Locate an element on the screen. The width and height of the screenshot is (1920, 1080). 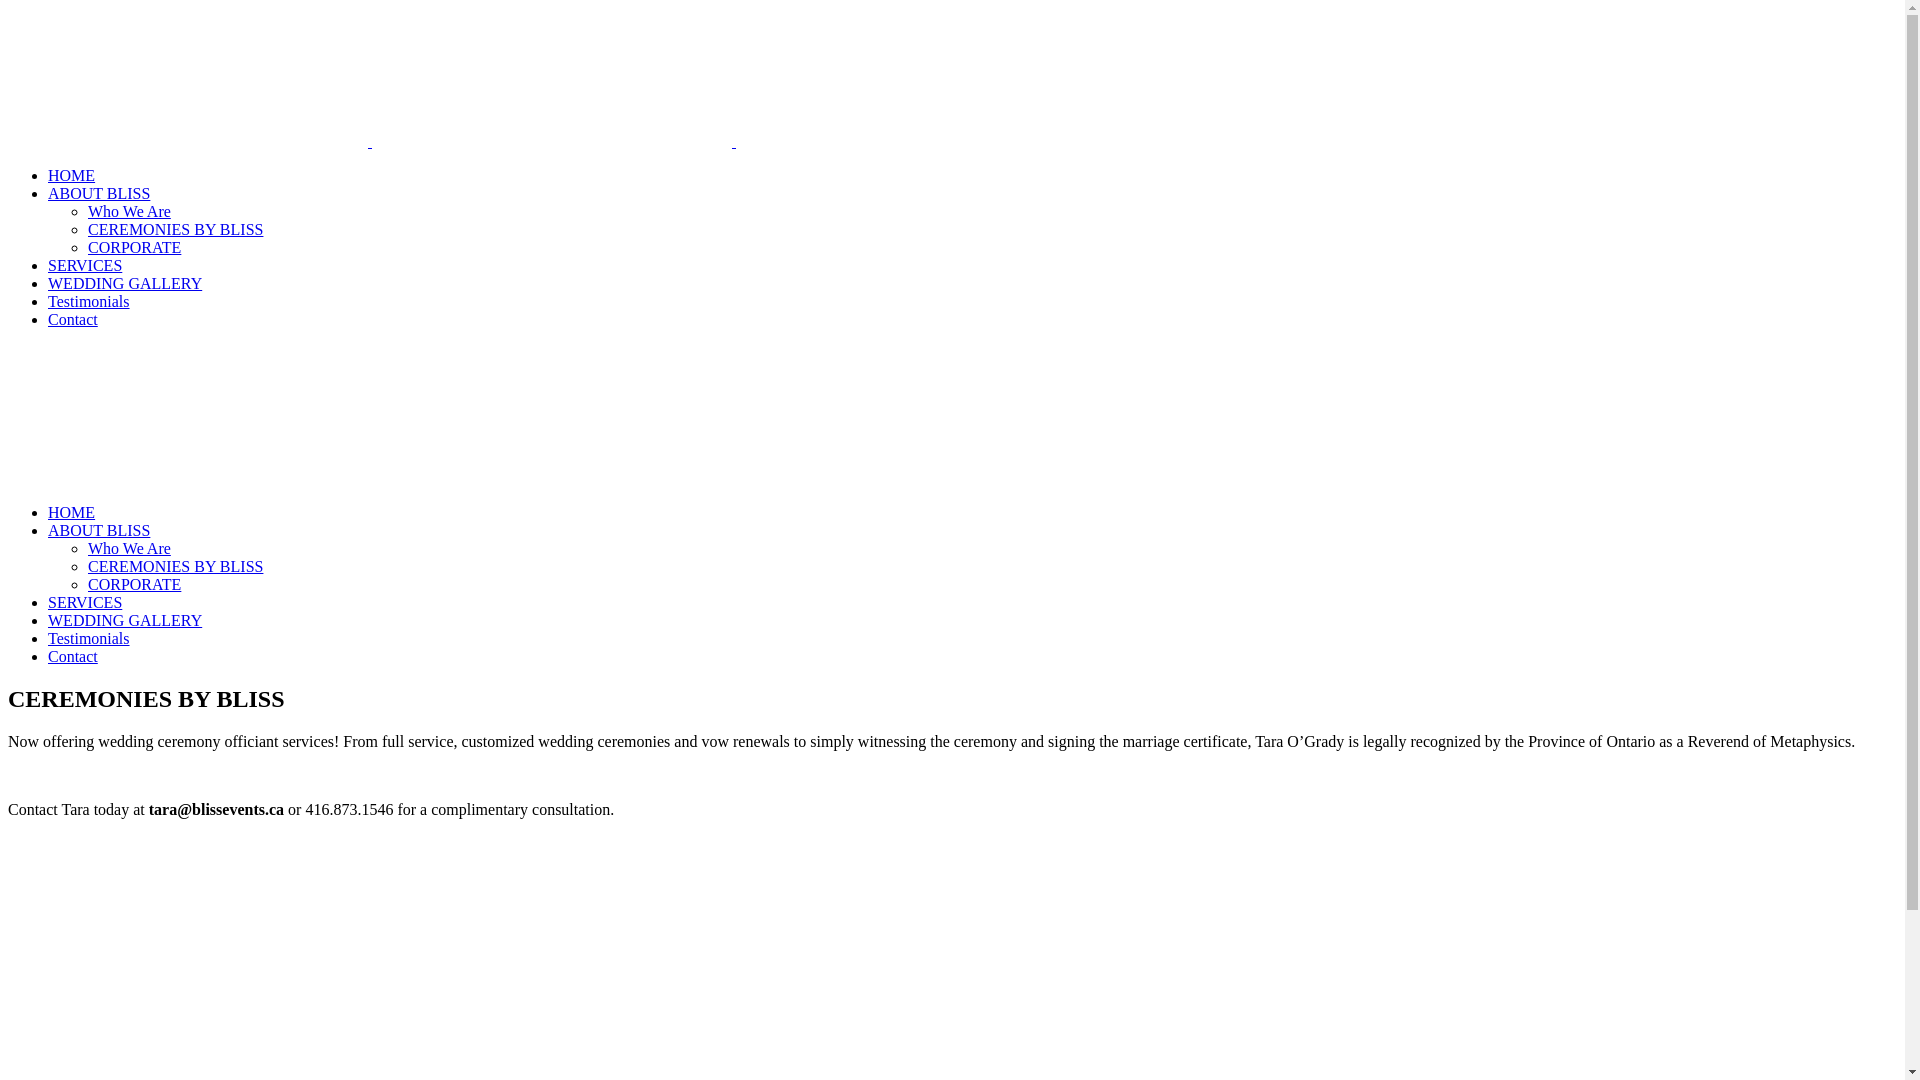
'SERVICES' is located at coordinates (84, 601).